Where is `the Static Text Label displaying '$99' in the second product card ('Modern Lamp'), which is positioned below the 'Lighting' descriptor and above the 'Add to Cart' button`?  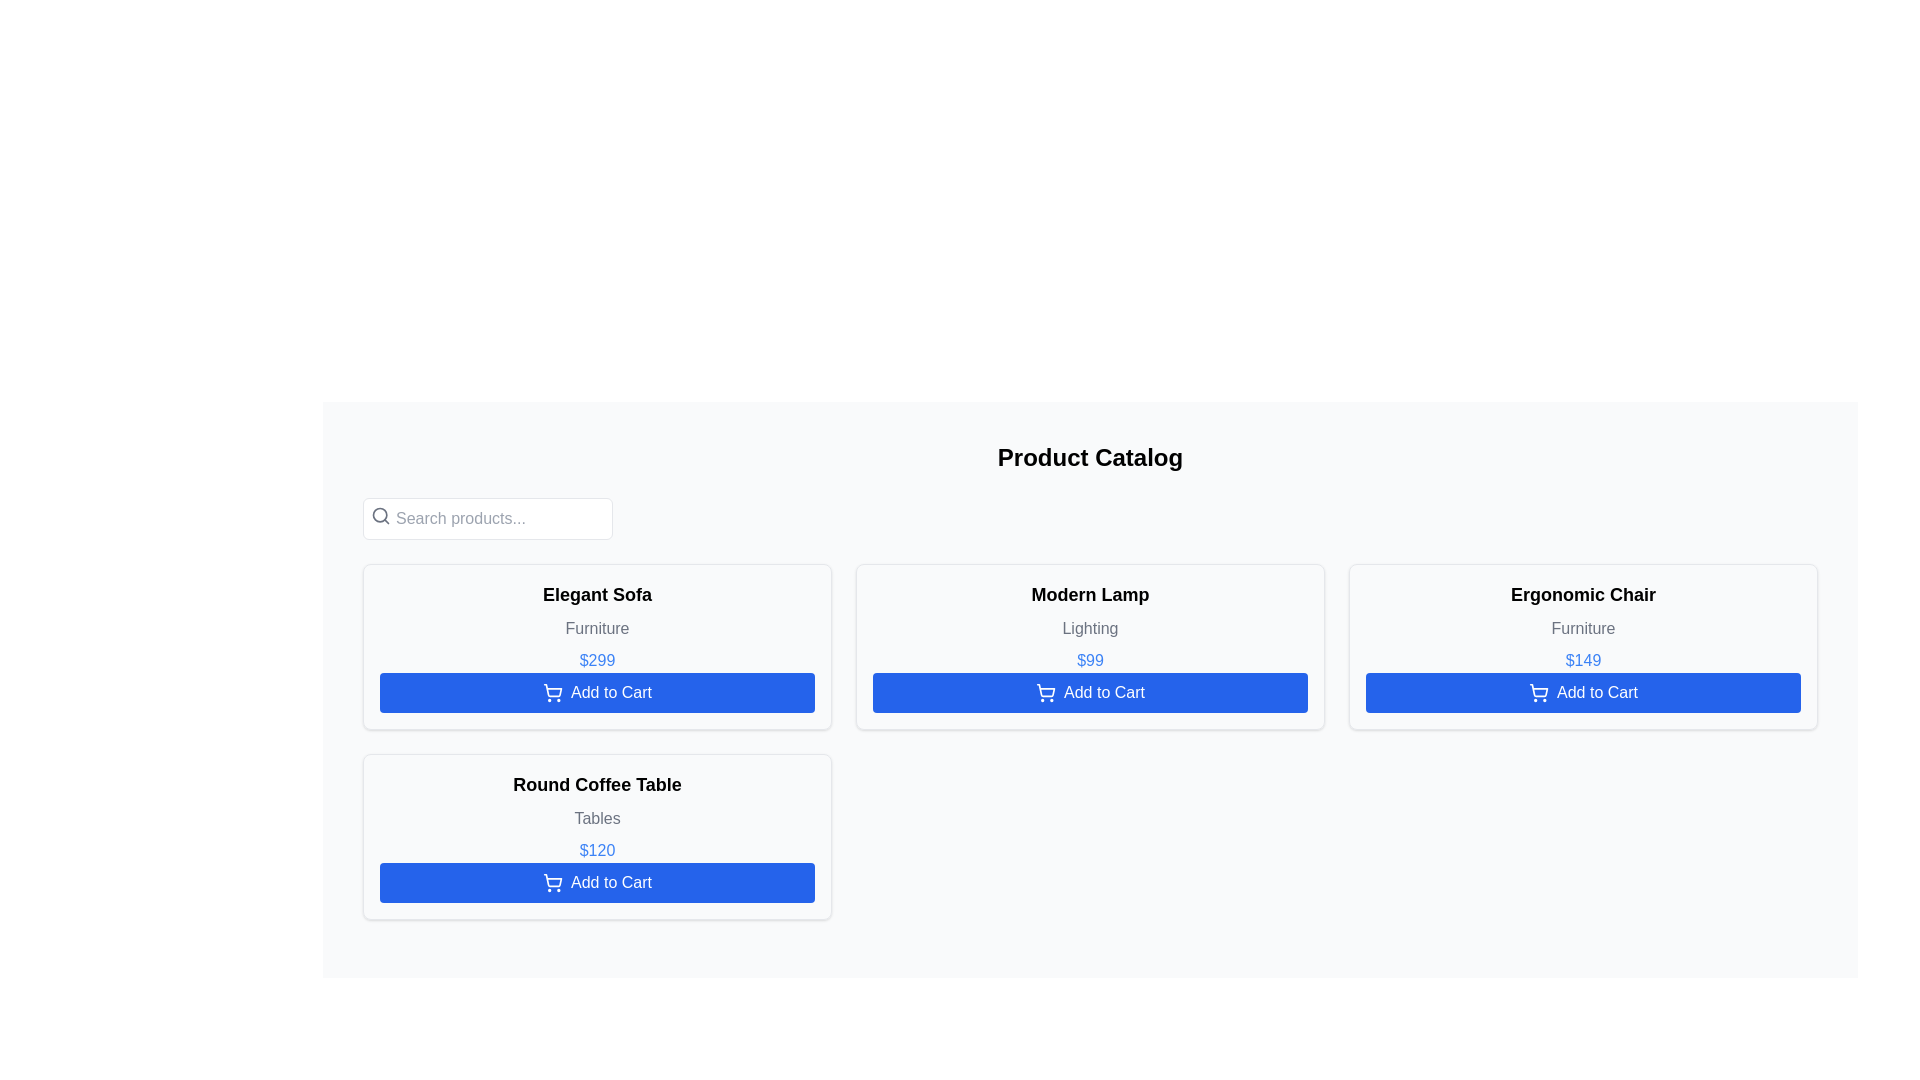 the Static Text Label displaying '$99' in the second product card ('Modern Lamp'), which is positioned below the 'Lighting' descriptor and above the 'Add to Cart' button is located at coordinates (1089, 660).